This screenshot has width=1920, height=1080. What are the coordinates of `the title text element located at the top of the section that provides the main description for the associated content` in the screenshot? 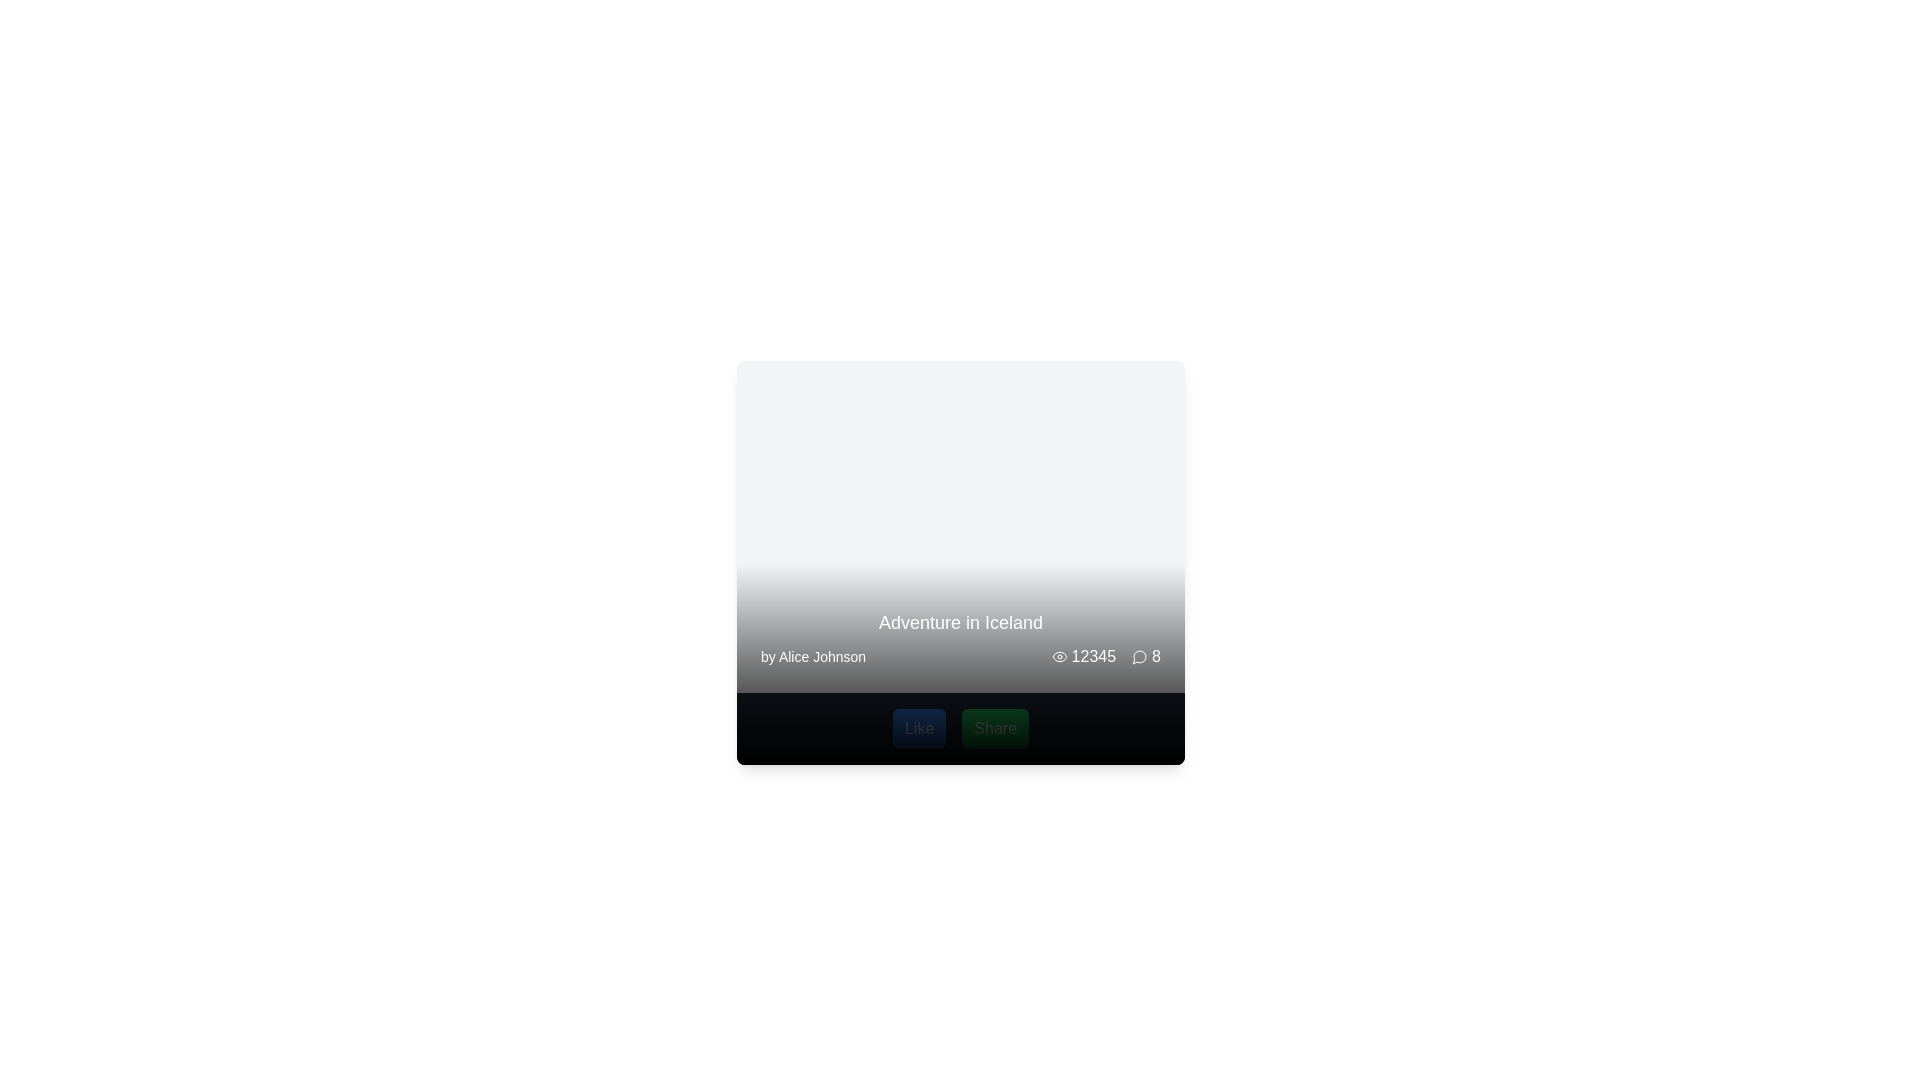 It's located at (960, 622).